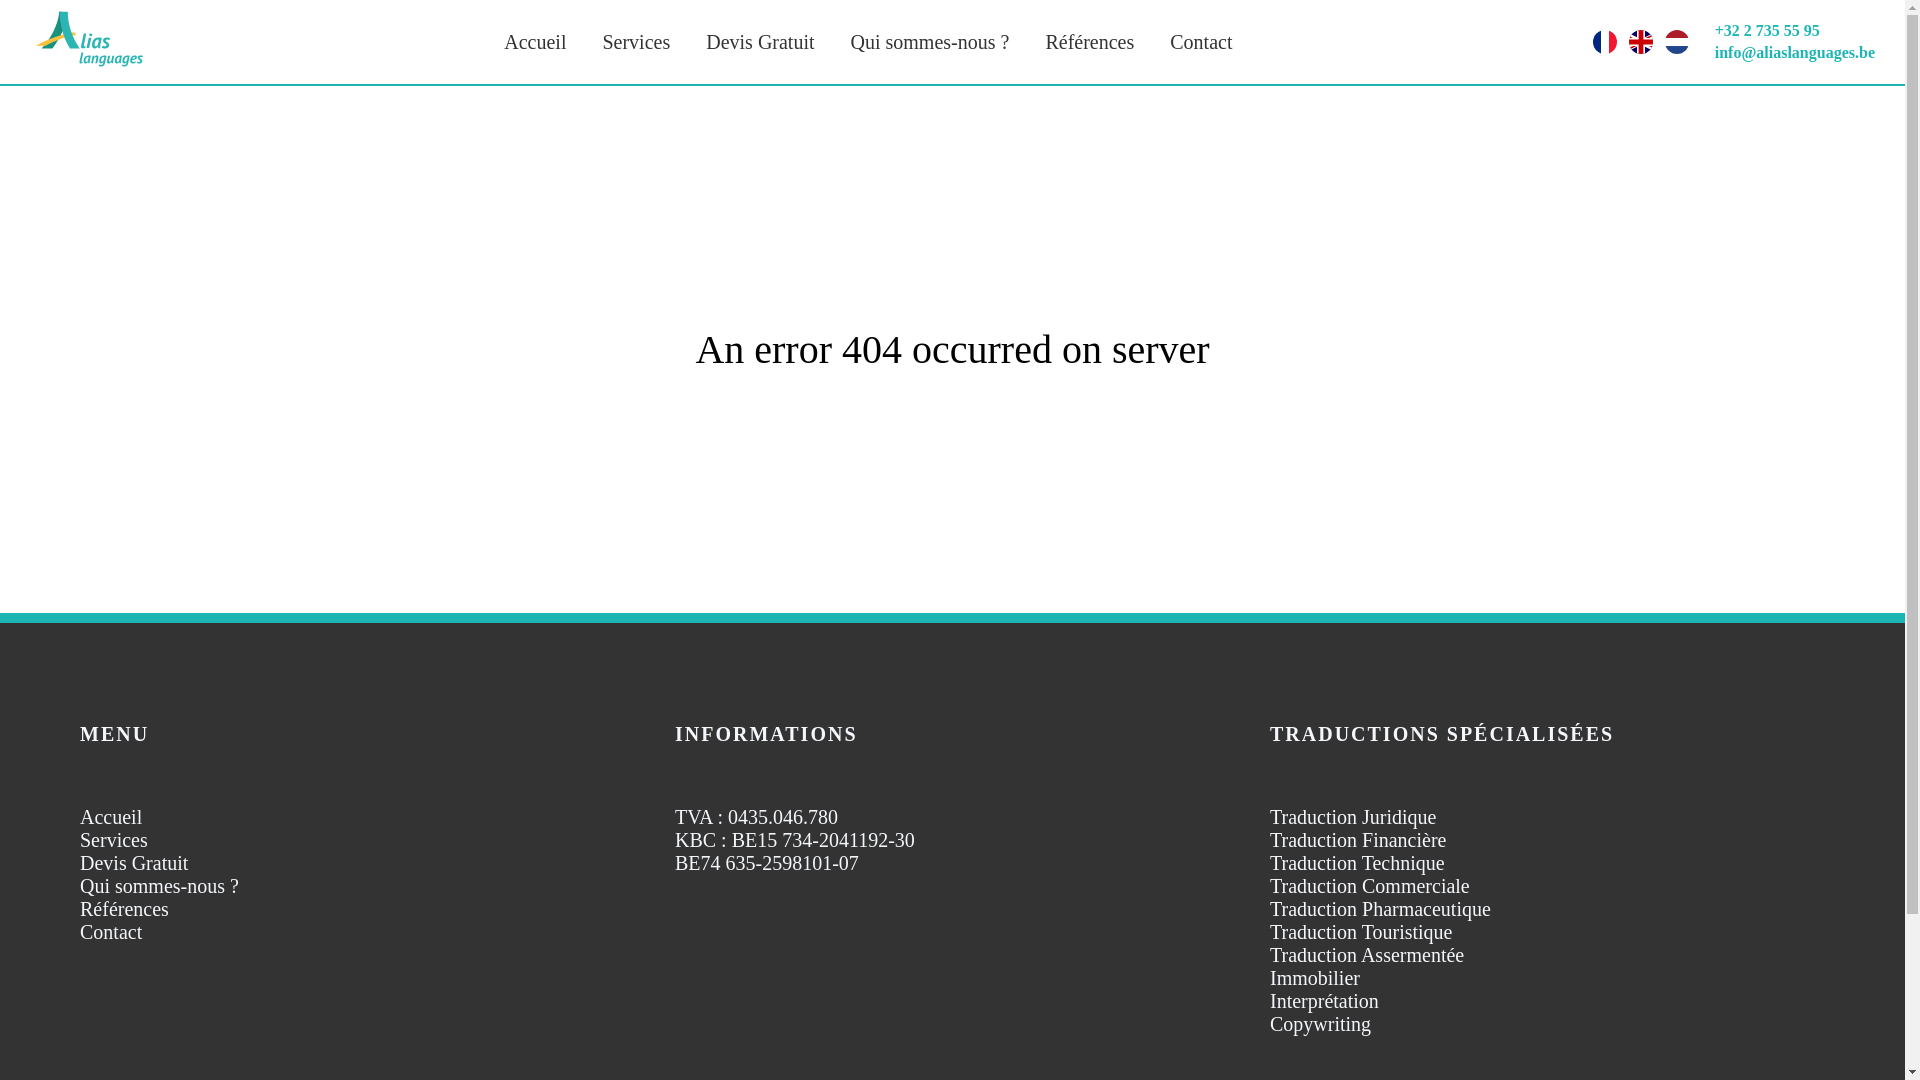  I want to click on 'Copywriting', so click(1320, 1023).